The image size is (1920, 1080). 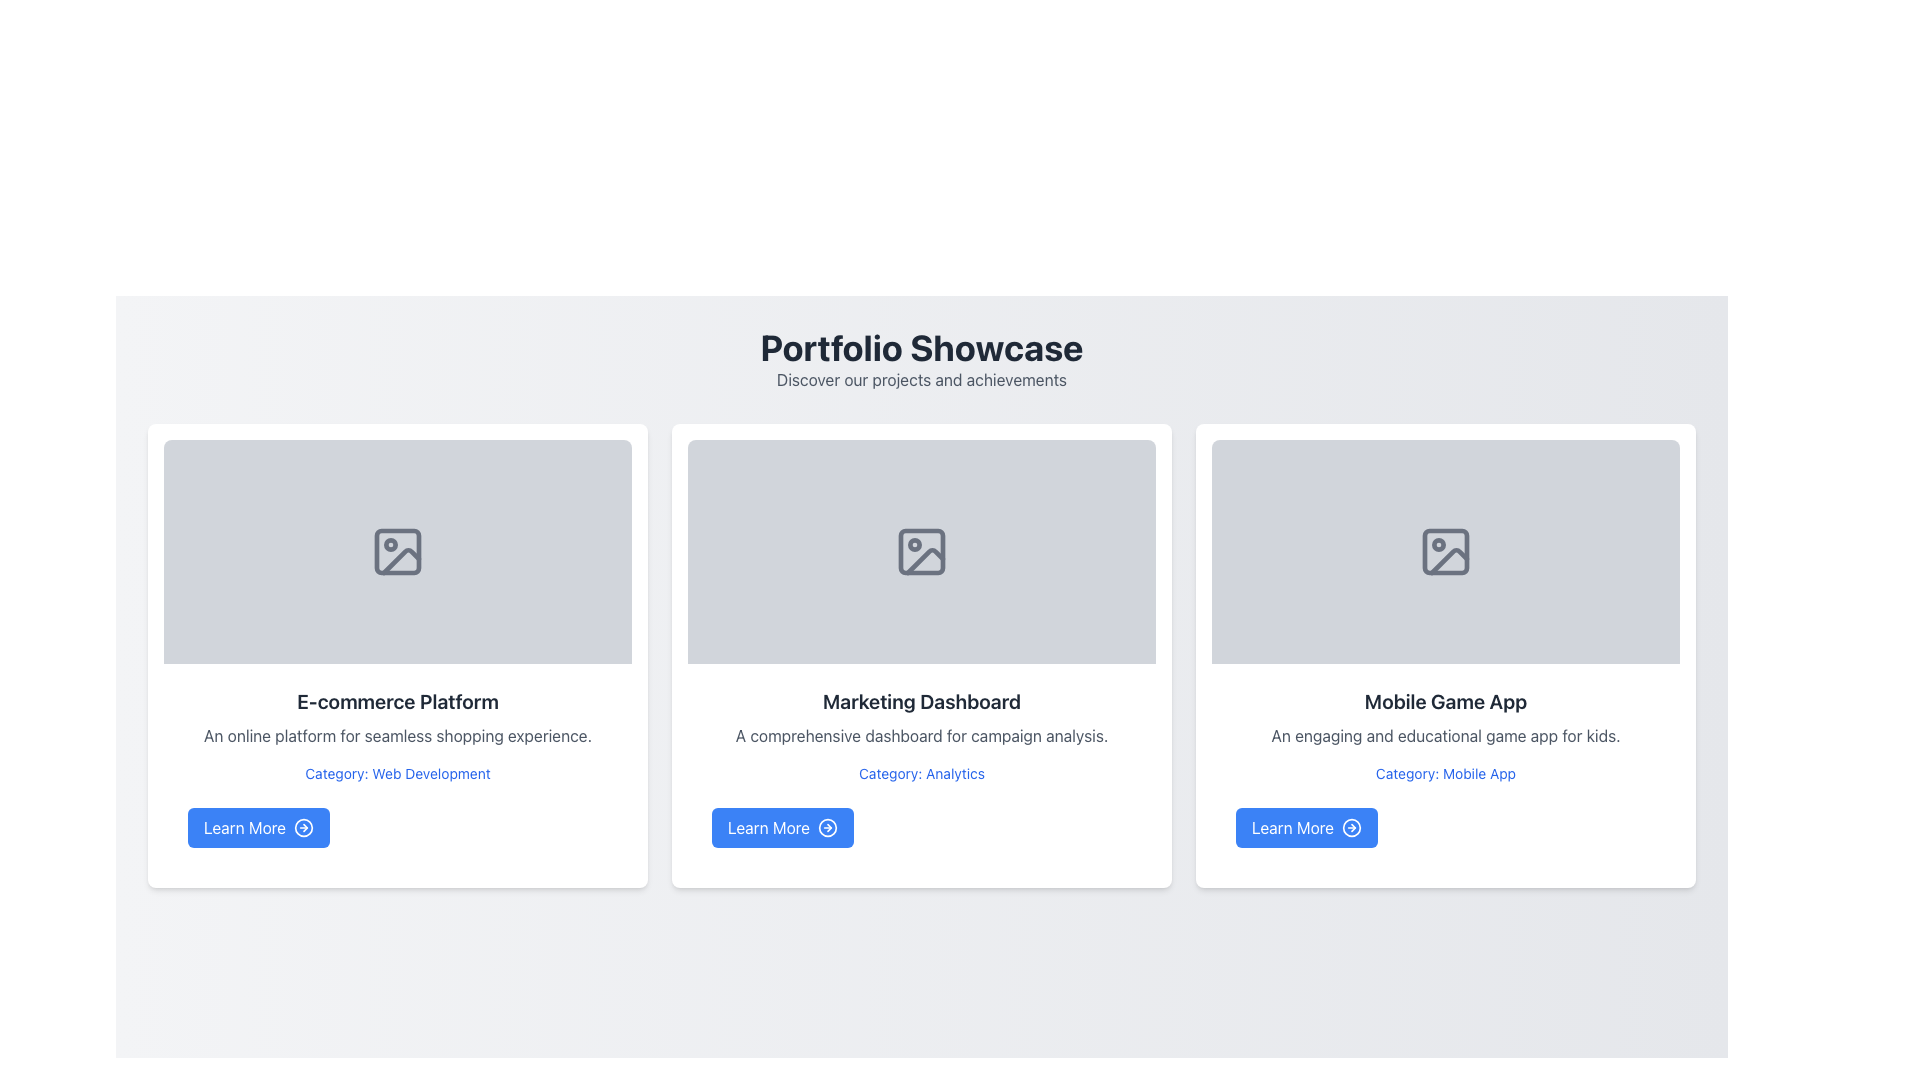 What do you see at coordinates (1445, 773) in the screenshot?
I see `the text label that categorizes the section as 'Mobile App', located in the third column, between the description 'An engaging and educational game app for kids.' and the 'Learn More' button` at bounding box center [1445, 773].